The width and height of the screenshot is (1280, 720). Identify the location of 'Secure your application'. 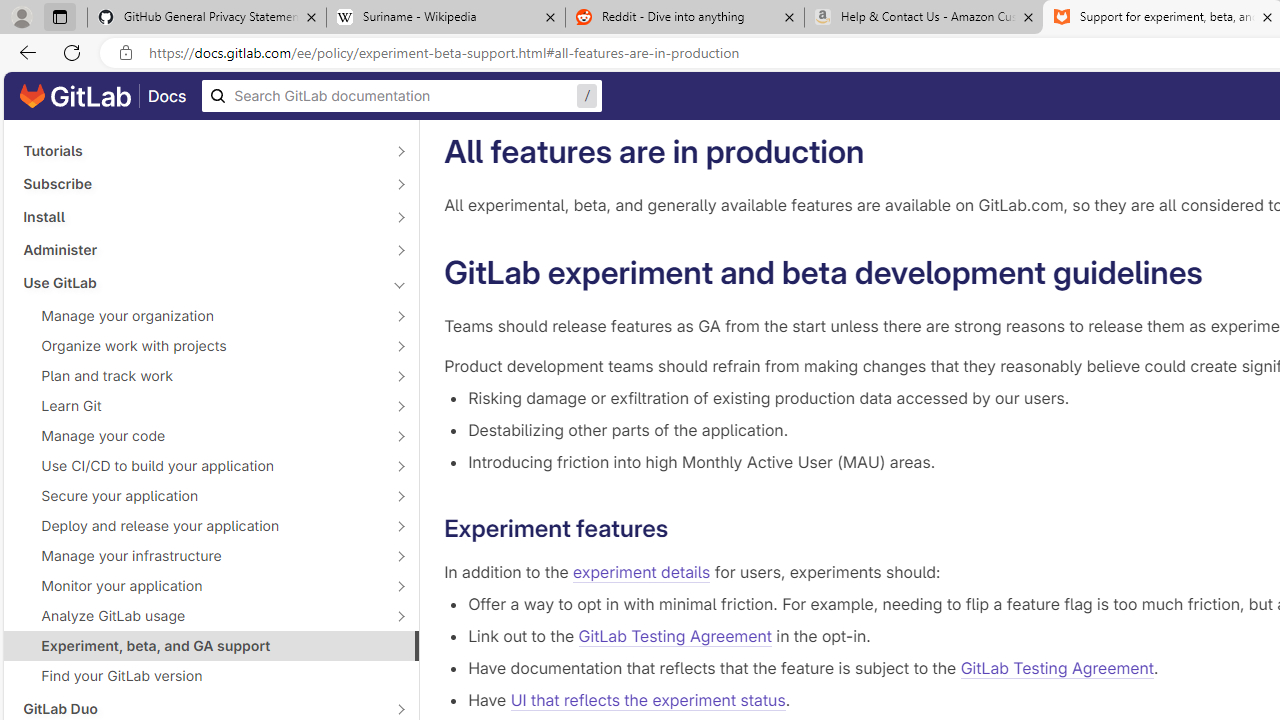
(200, 495).